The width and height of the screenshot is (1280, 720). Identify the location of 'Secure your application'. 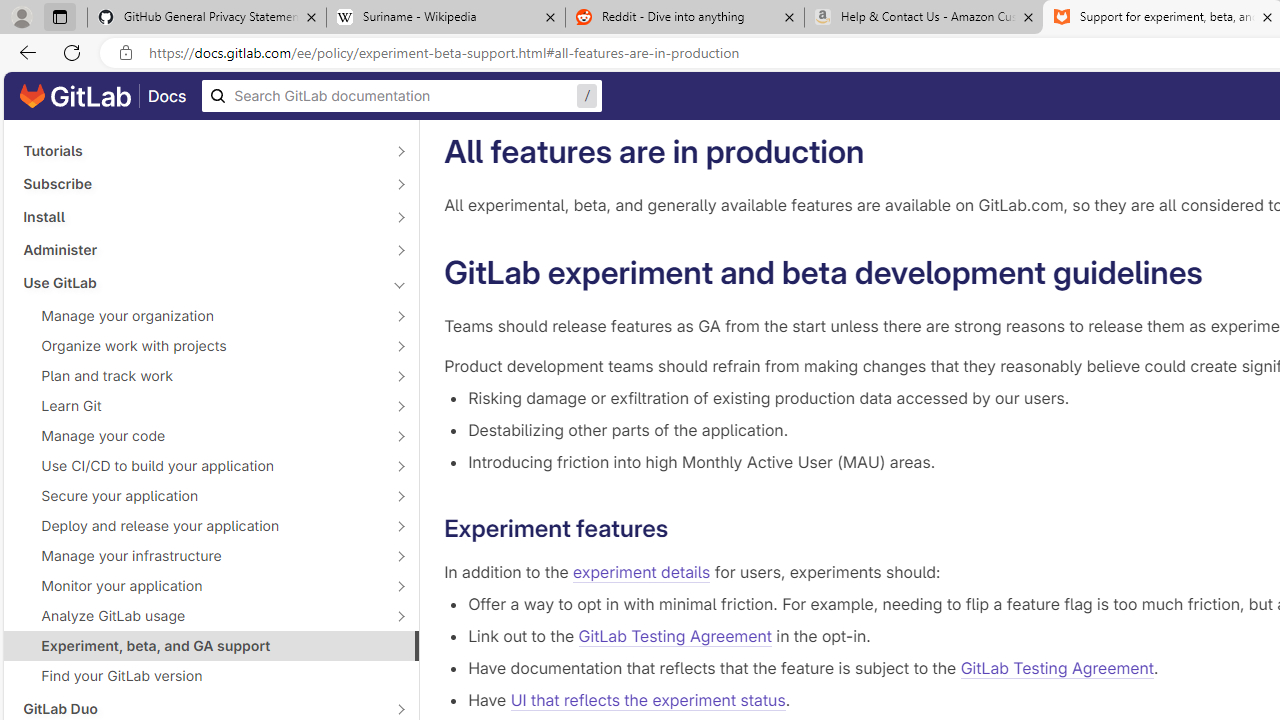
(200, 495).